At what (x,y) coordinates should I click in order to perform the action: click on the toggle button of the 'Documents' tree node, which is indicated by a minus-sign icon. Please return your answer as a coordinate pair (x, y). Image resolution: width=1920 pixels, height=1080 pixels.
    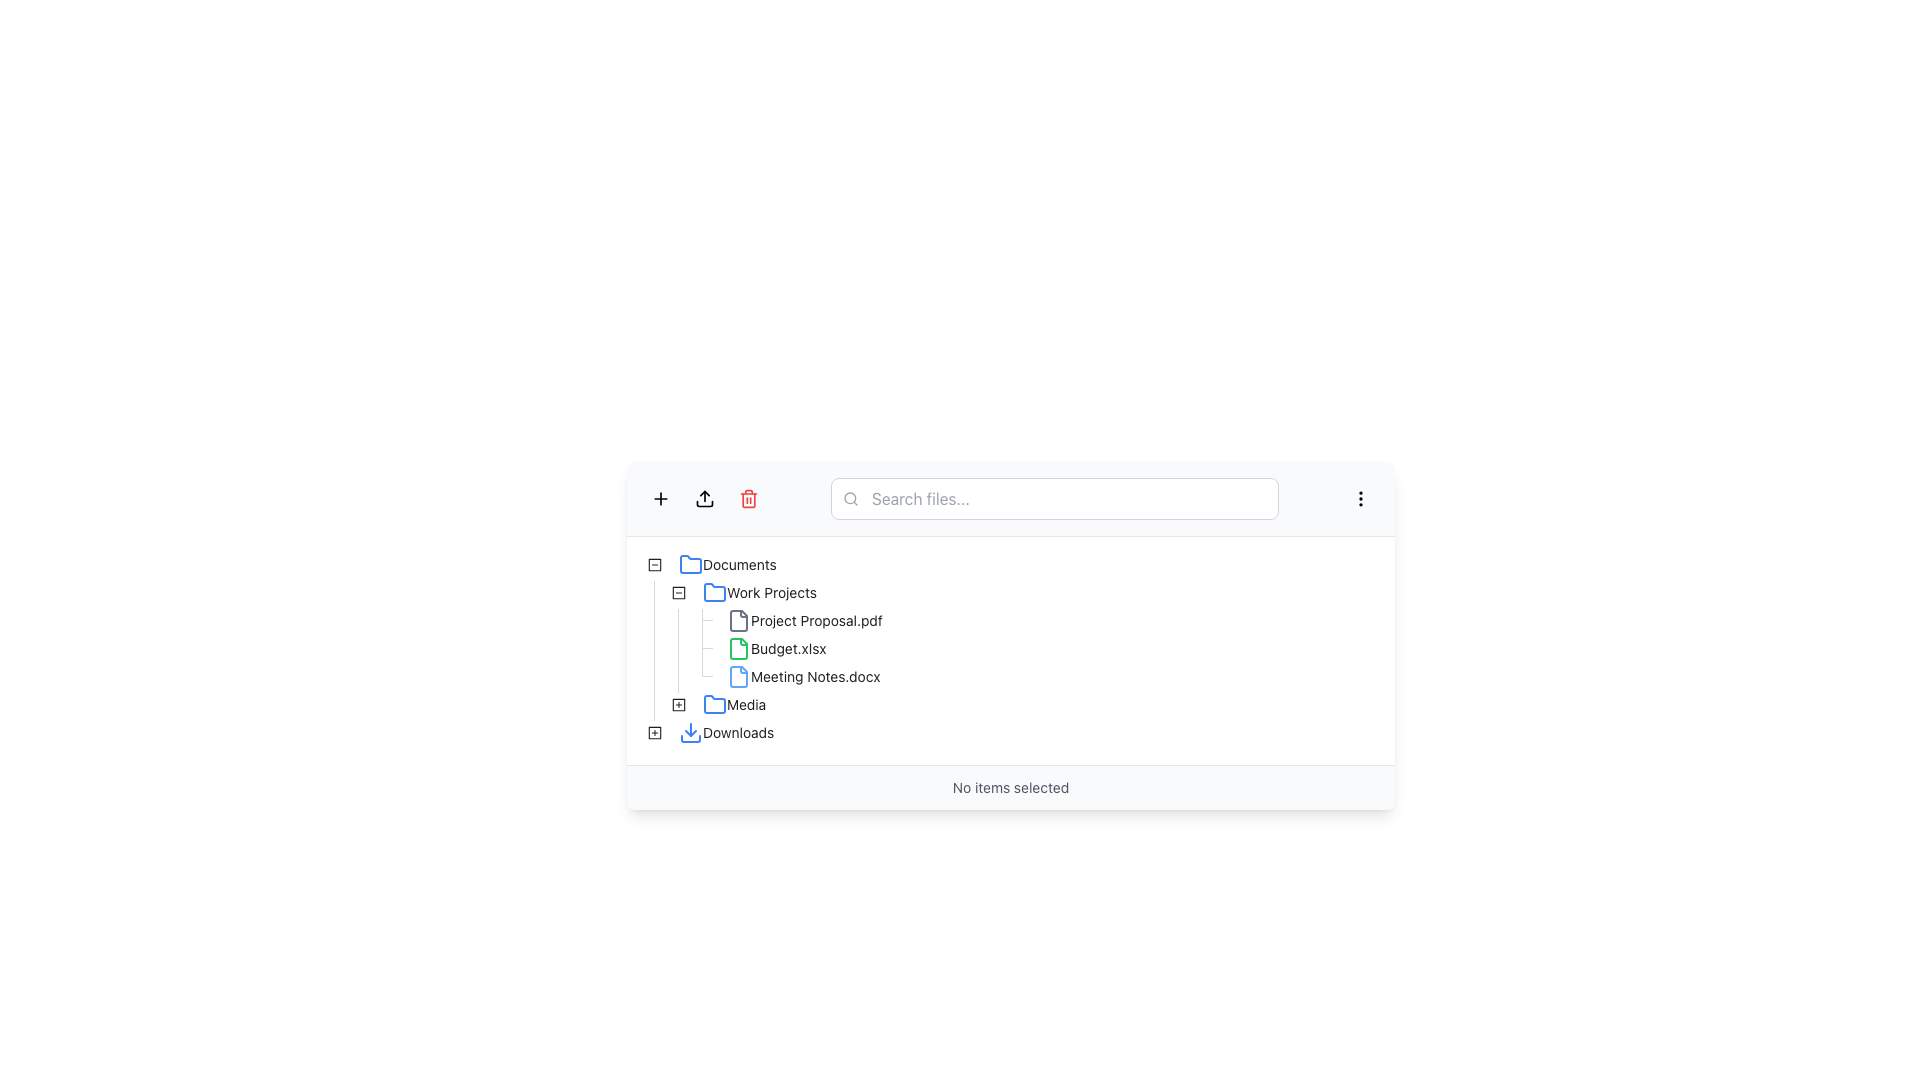
    Looking at the image, I should click on (713, 564).